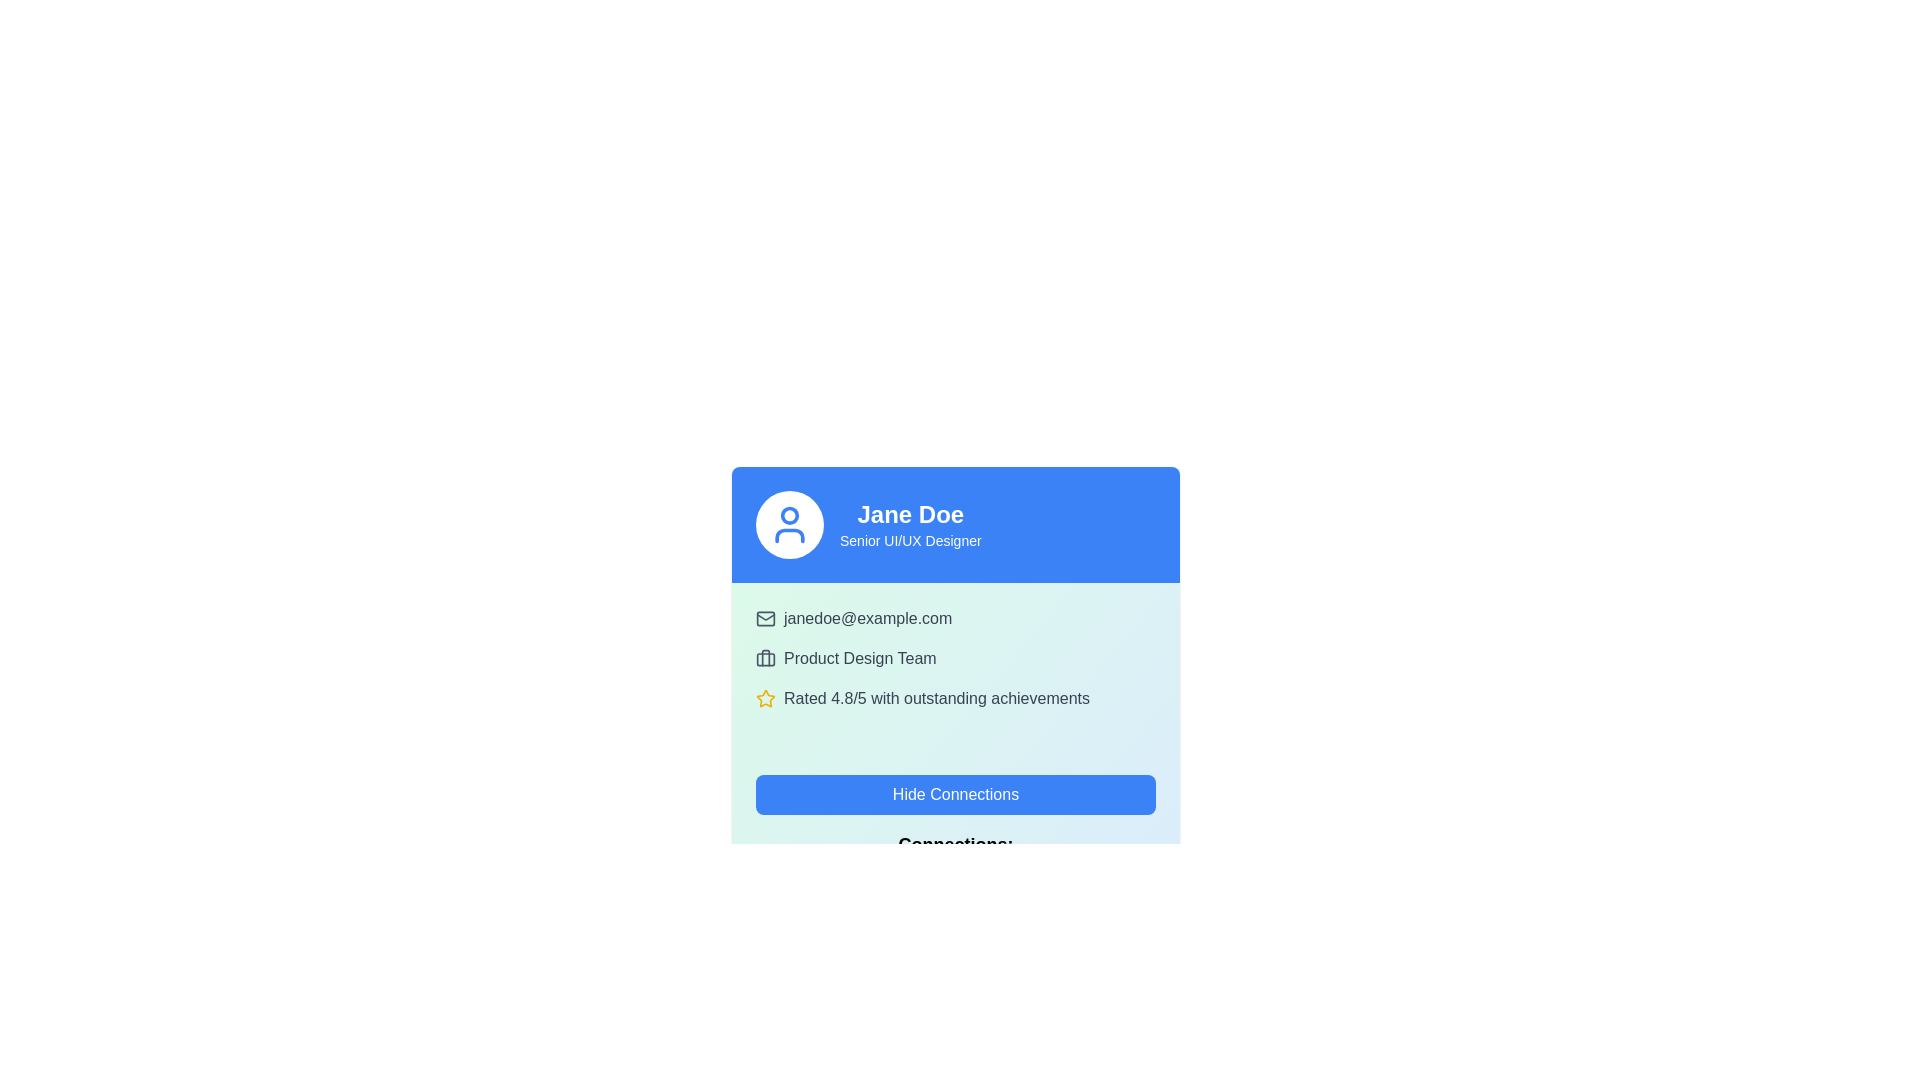  I want to click on the heading or label text that introduces the following content listing user connections, located beneath the 'Hide Connections' button, so click(954, 844).